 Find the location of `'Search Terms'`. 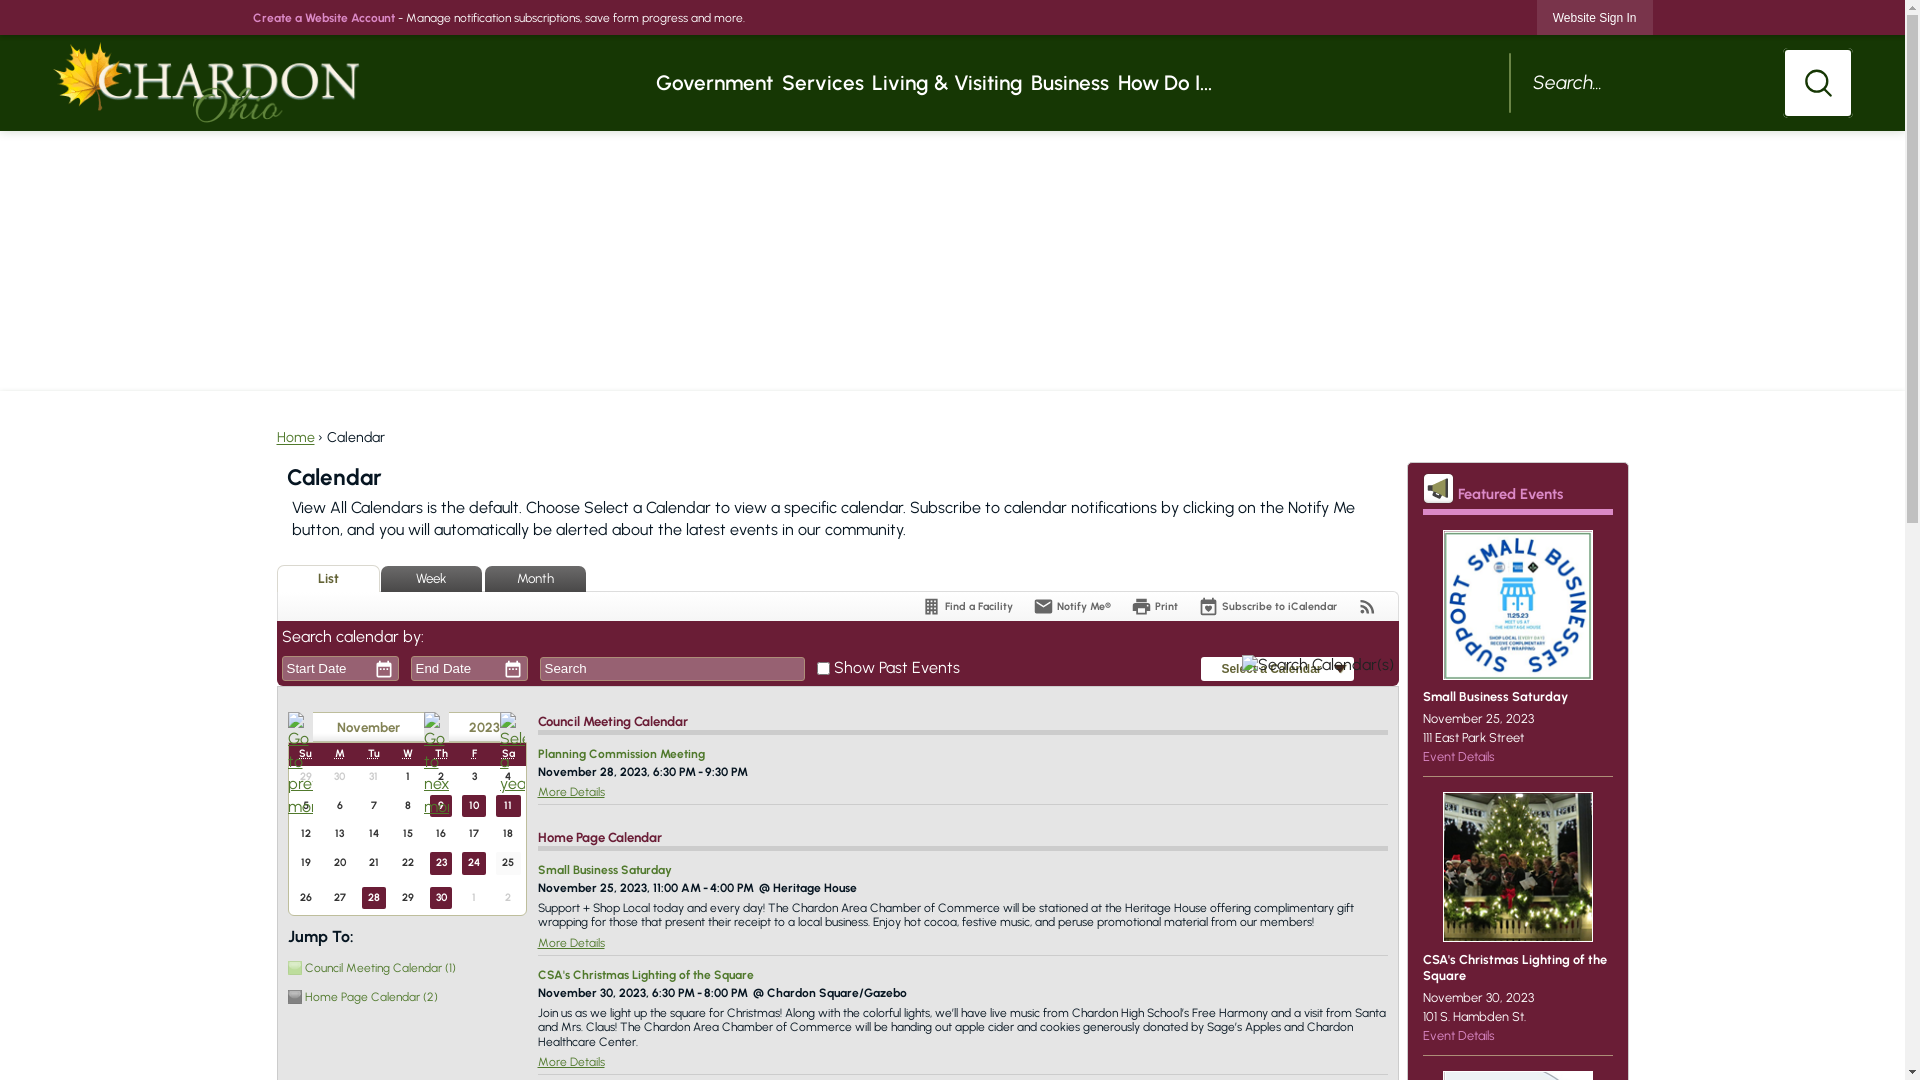

'Search Terms' is located at coordinates (672, 668).